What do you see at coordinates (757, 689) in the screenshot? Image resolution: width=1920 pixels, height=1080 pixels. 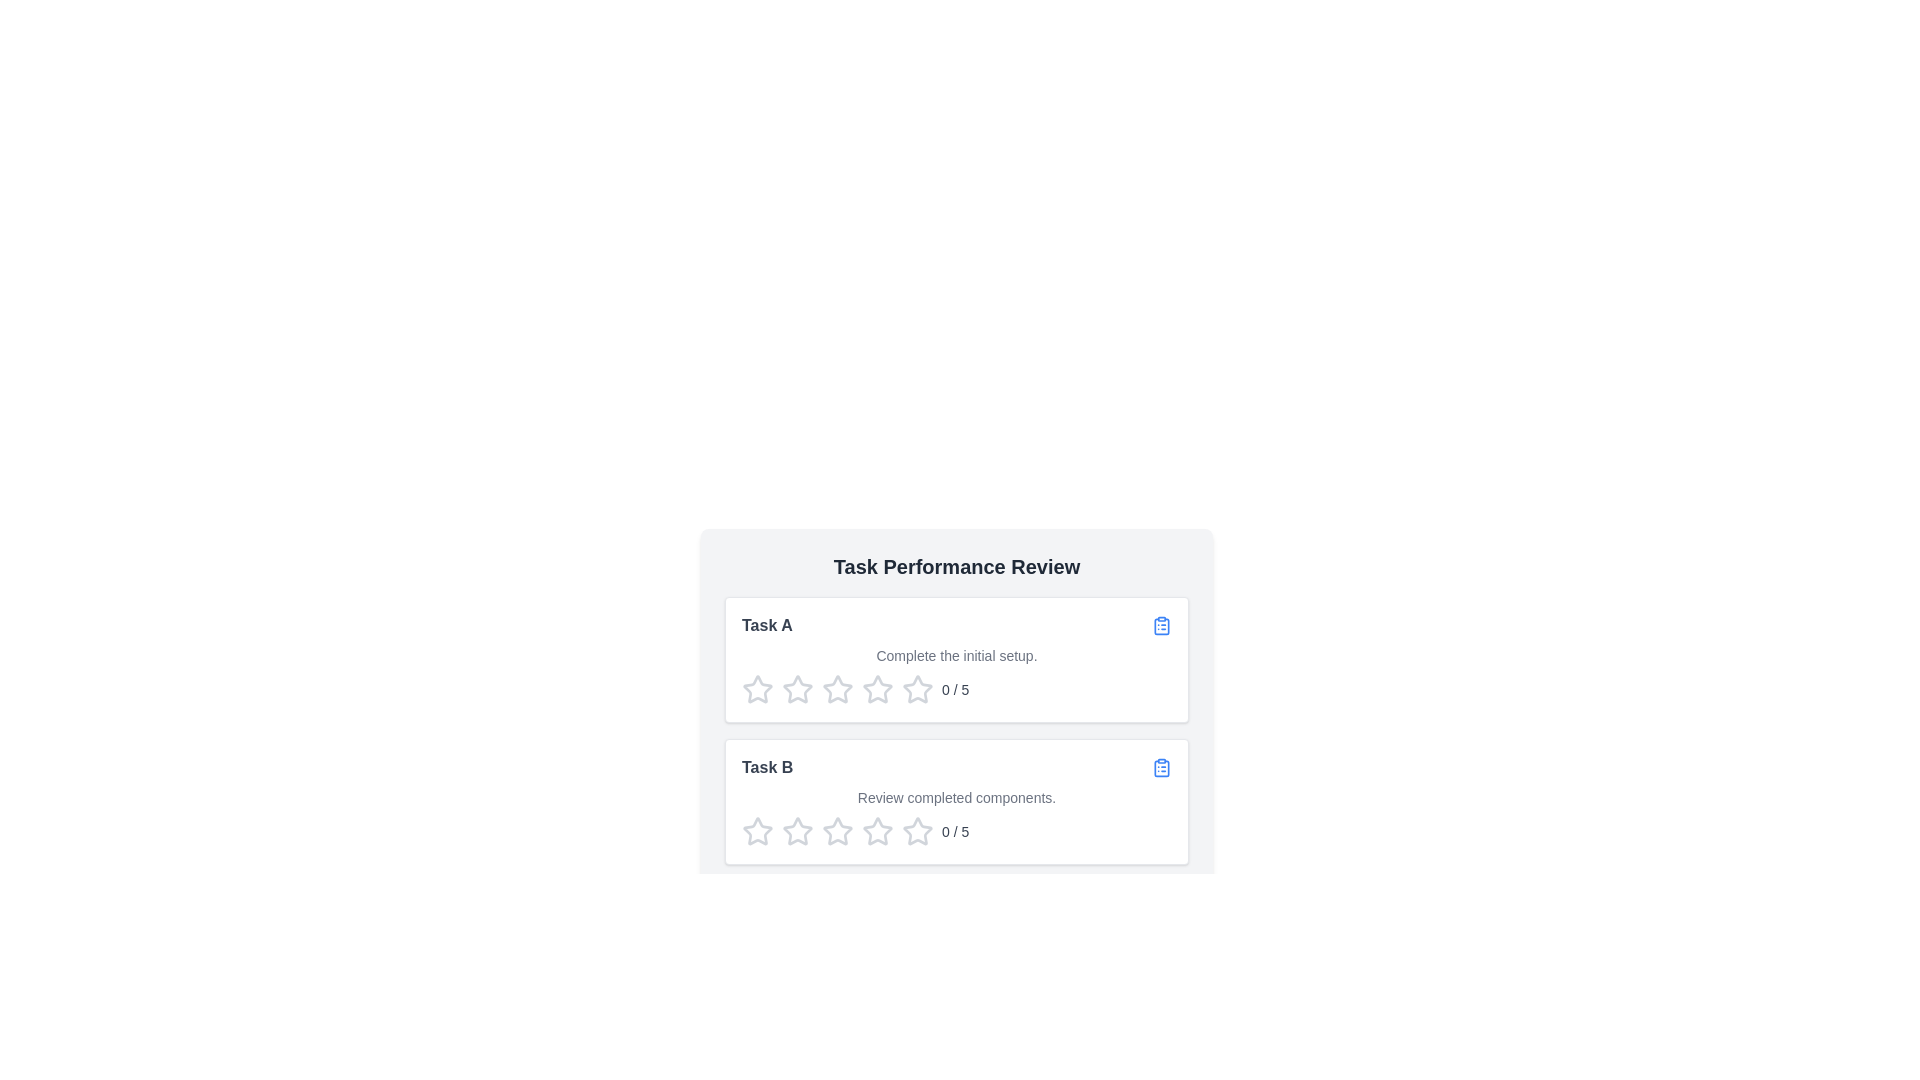 I see `the first rating star button in the top card of the interface, which allows users to give a rating of one out of five` at bounding box center [757, 689].